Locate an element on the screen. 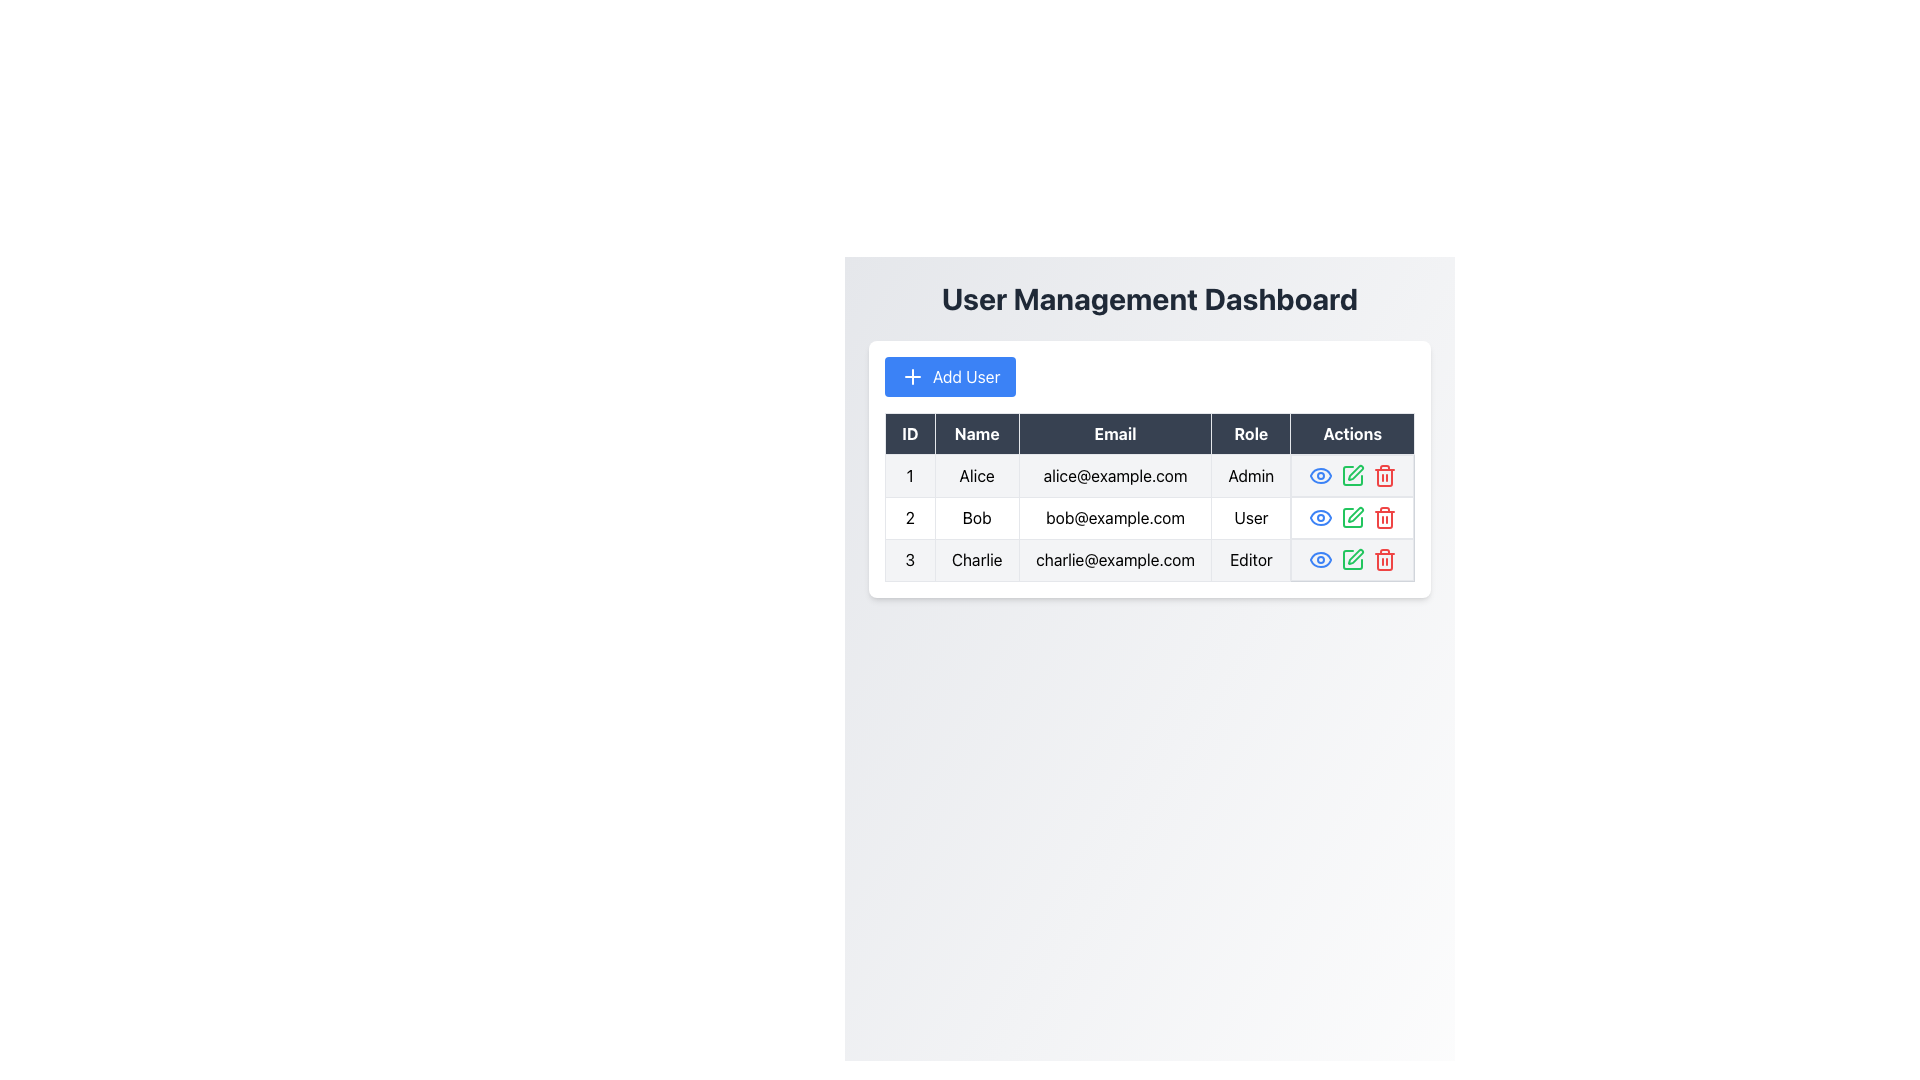  the Table Header Cell indicating the 'ID' column, which is the leftmost element in the header row of the table is located at coordinates (909, 433).